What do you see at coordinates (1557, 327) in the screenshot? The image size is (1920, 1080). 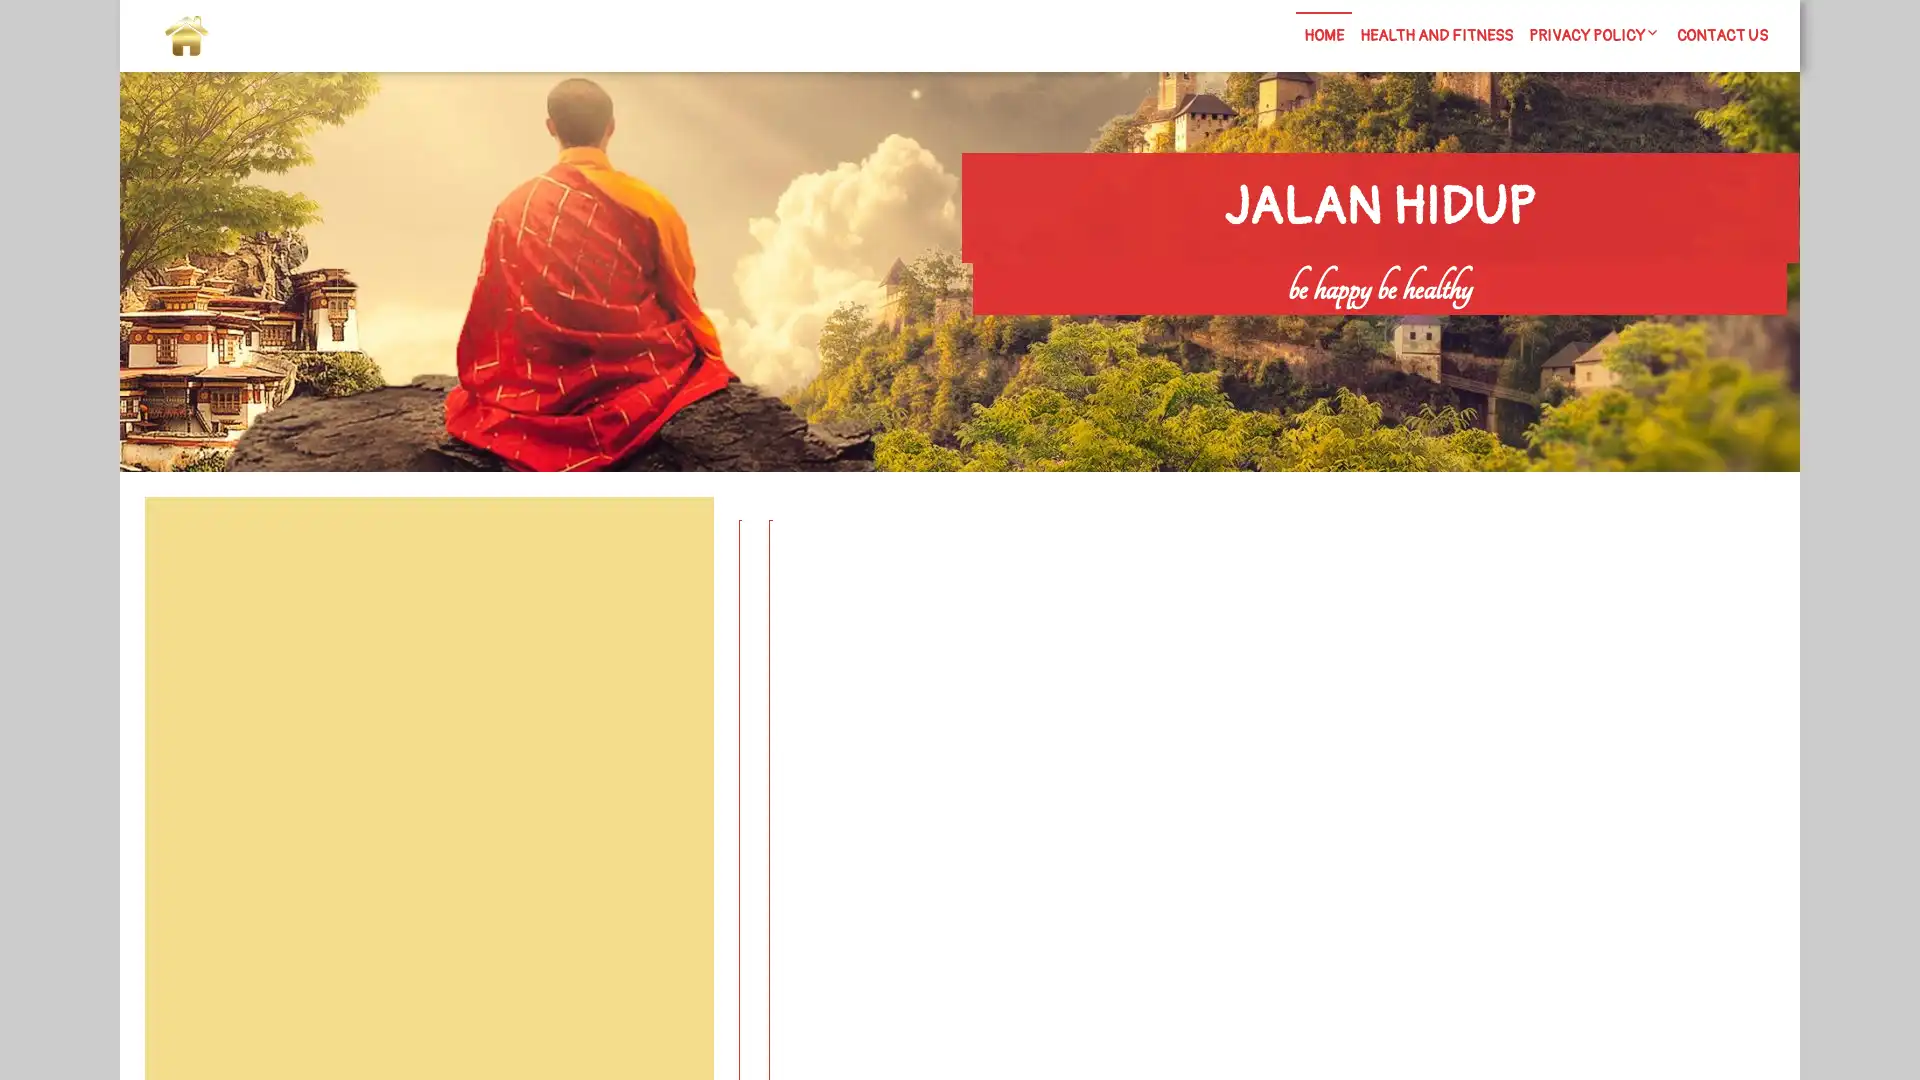 I see `Search` at bounding box center [1557, 327].